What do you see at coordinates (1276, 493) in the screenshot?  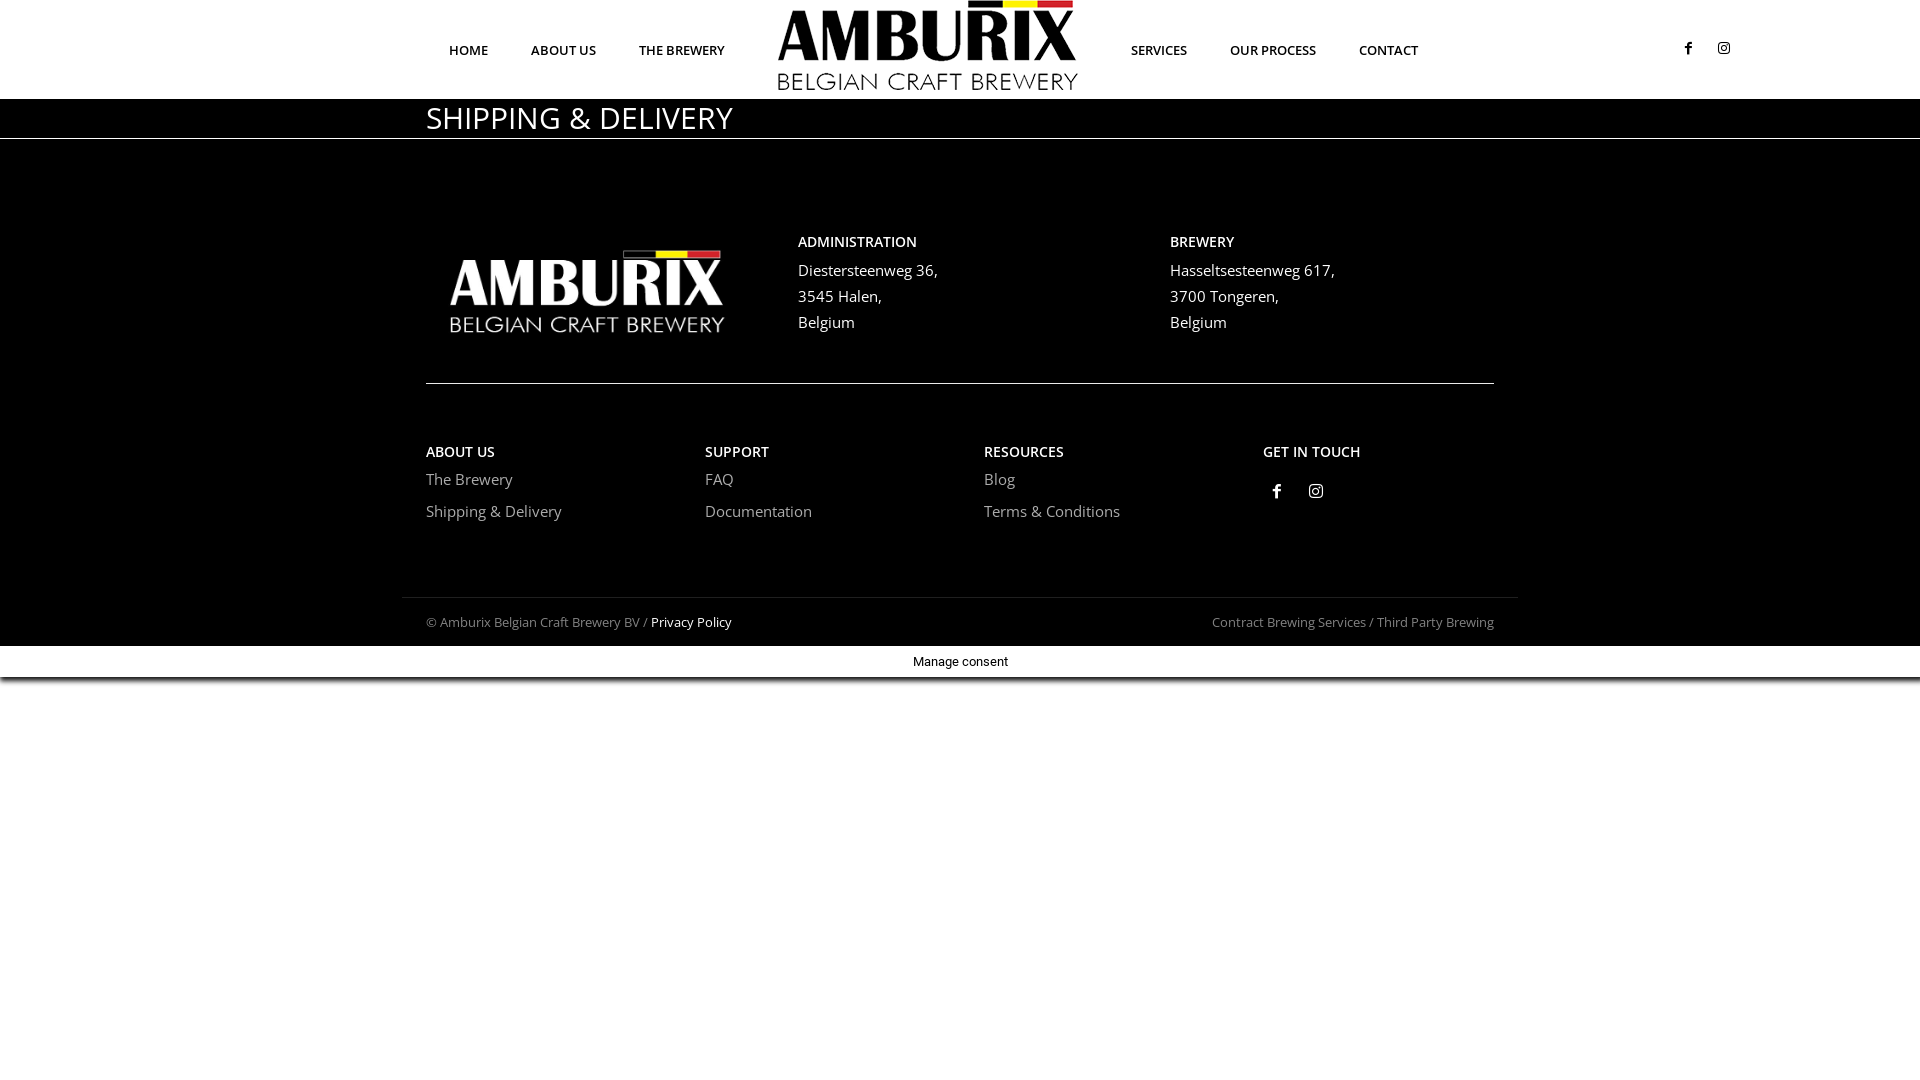 I see `'Facebook'` at bounding box center [1276, 493].